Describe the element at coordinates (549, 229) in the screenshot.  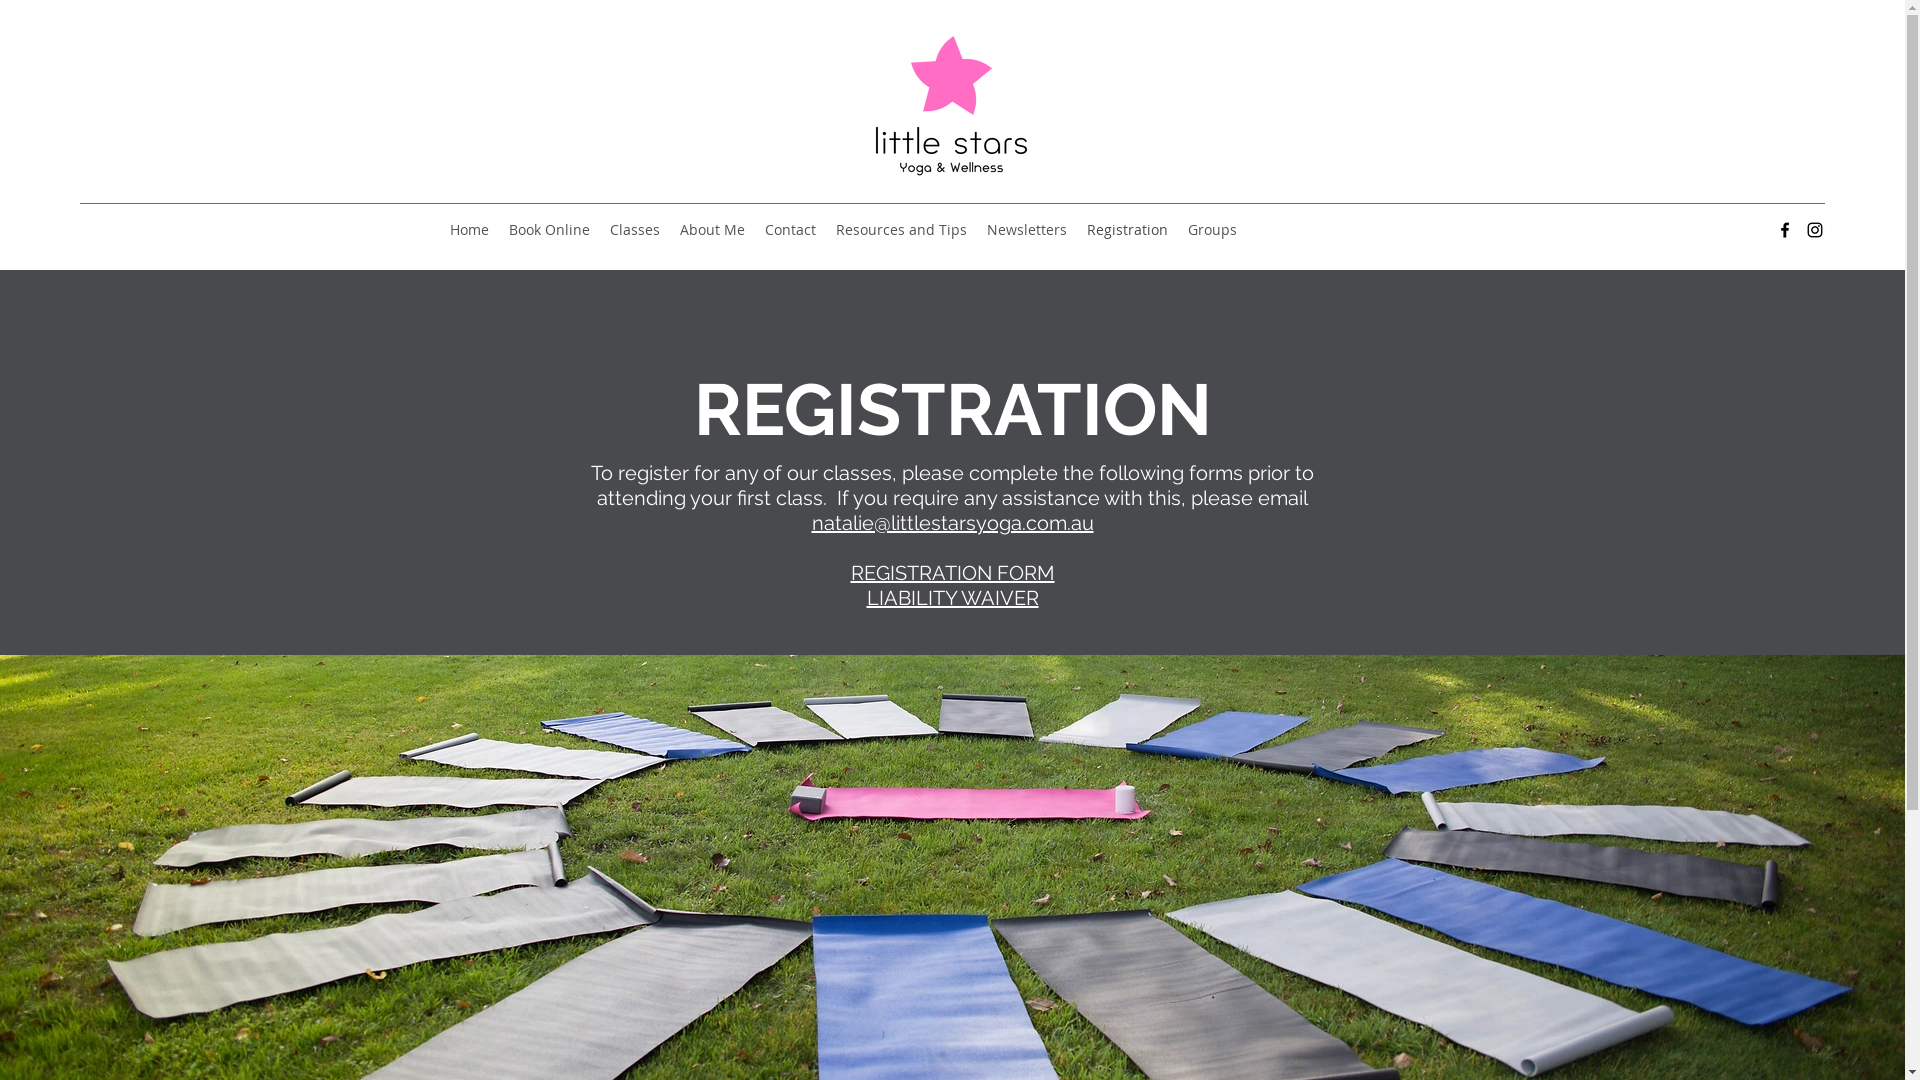
I see `'Book Online'` at that location.